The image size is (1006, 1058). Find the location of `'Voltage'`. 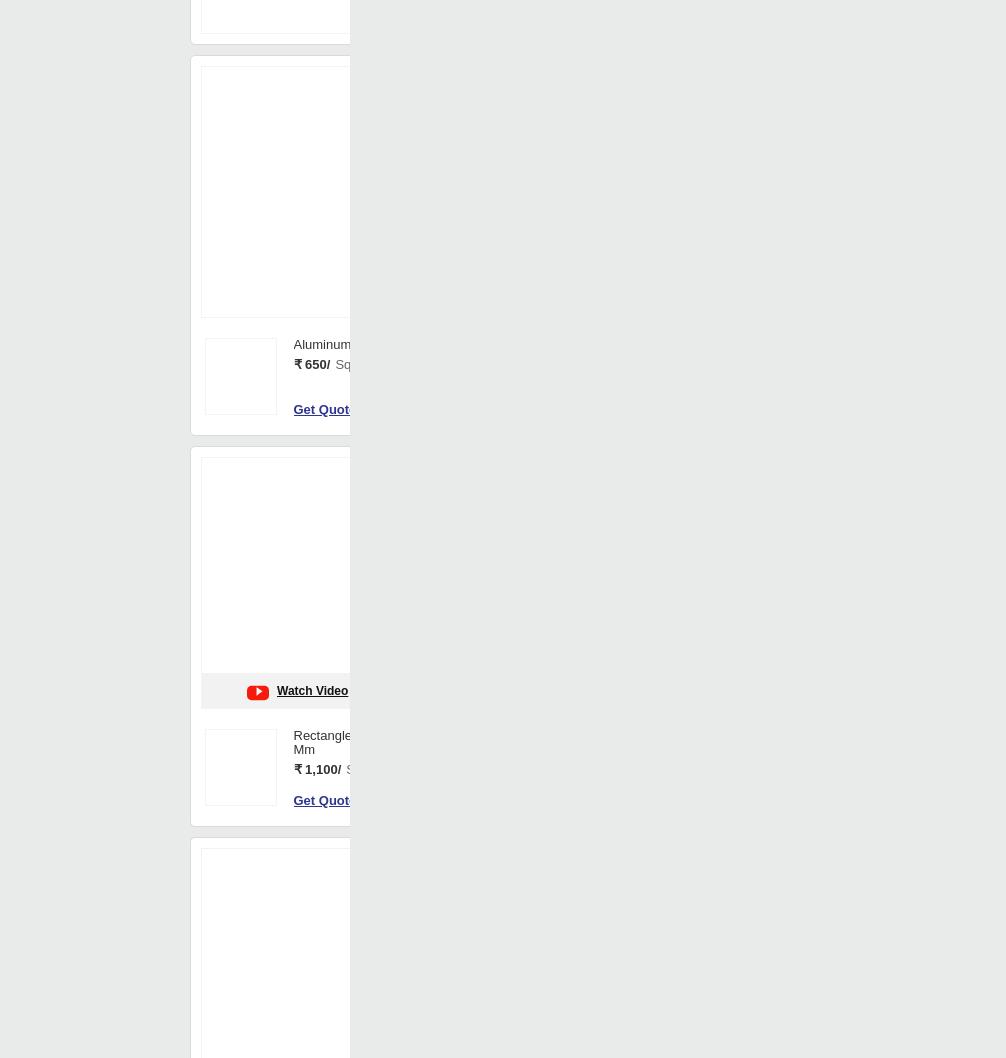

'Voltage' is located at coordinates (497, 135).